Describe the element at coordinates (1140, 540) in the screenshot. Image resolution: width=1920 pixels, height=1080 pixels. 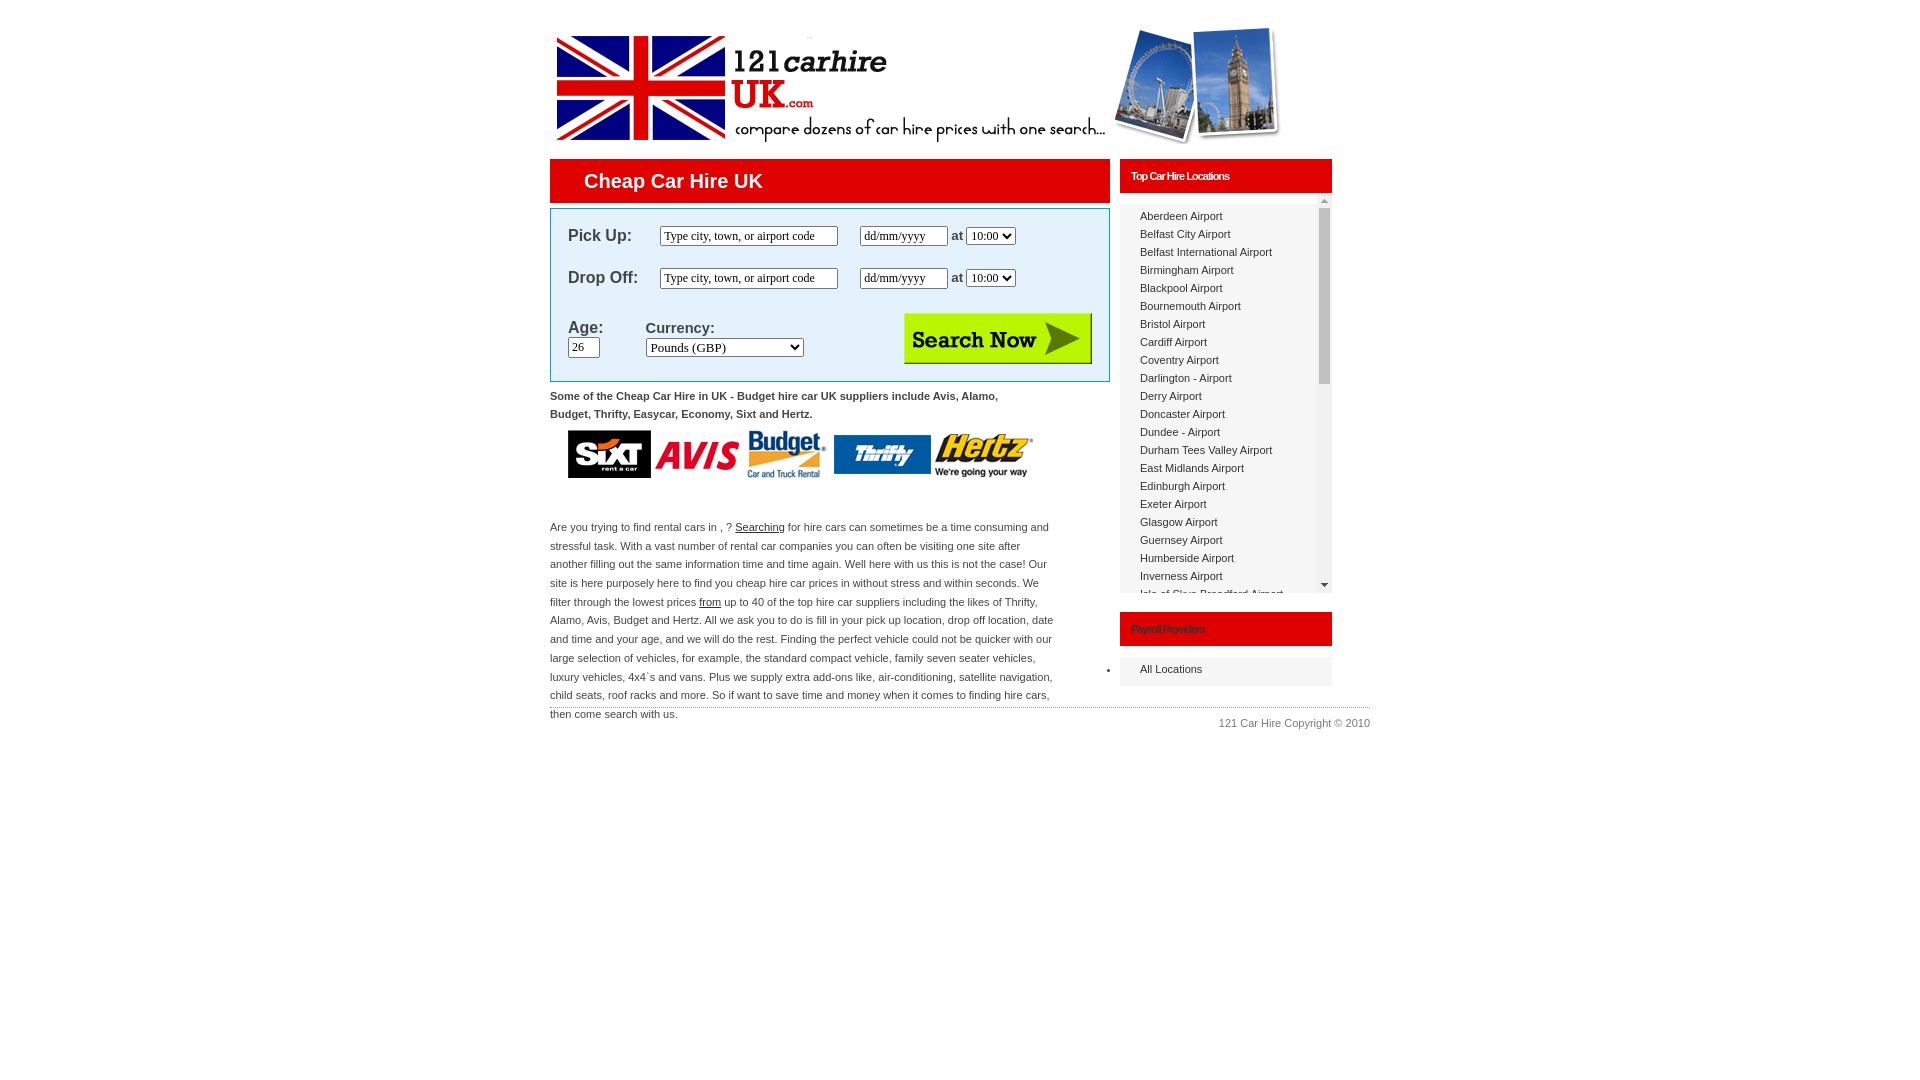
I see `'Guernsey Airport'` at that location.